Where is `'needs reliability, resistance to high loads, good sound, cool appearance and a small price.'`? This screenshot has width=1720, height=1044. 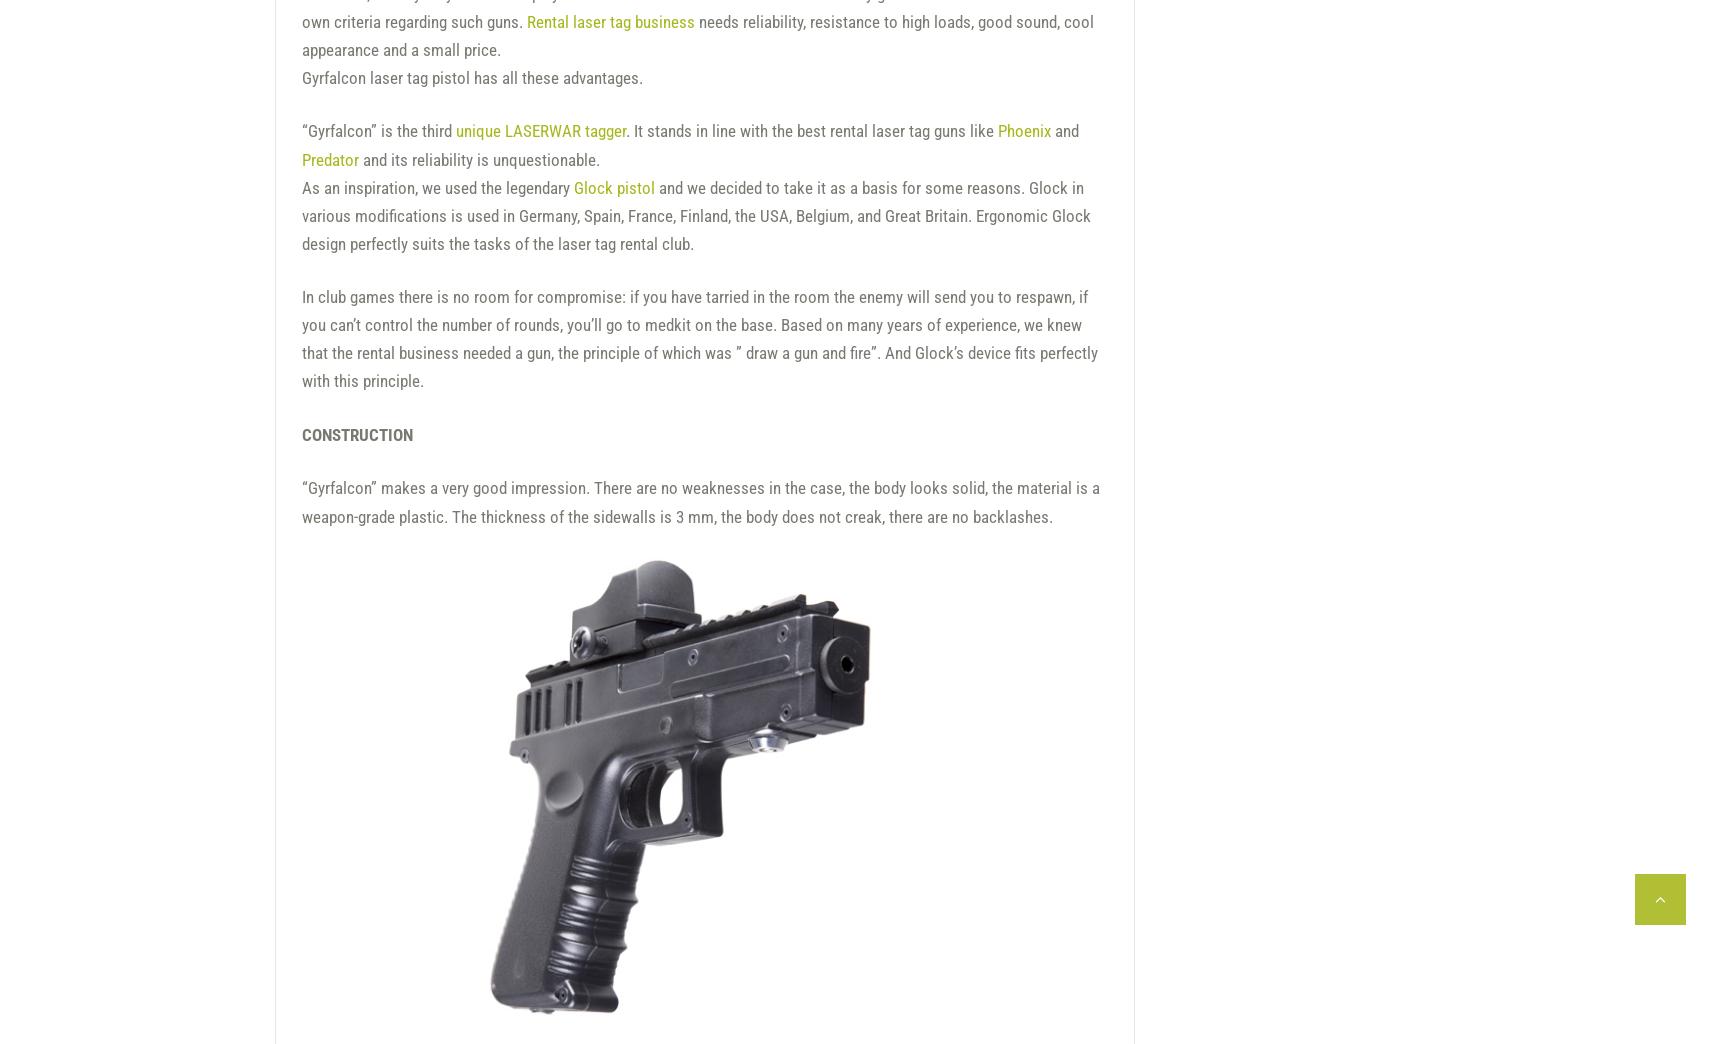
'needs reliability, resistance to high loads, good sound, cool appearance and a small price.' is located at coordinates (696, 33).